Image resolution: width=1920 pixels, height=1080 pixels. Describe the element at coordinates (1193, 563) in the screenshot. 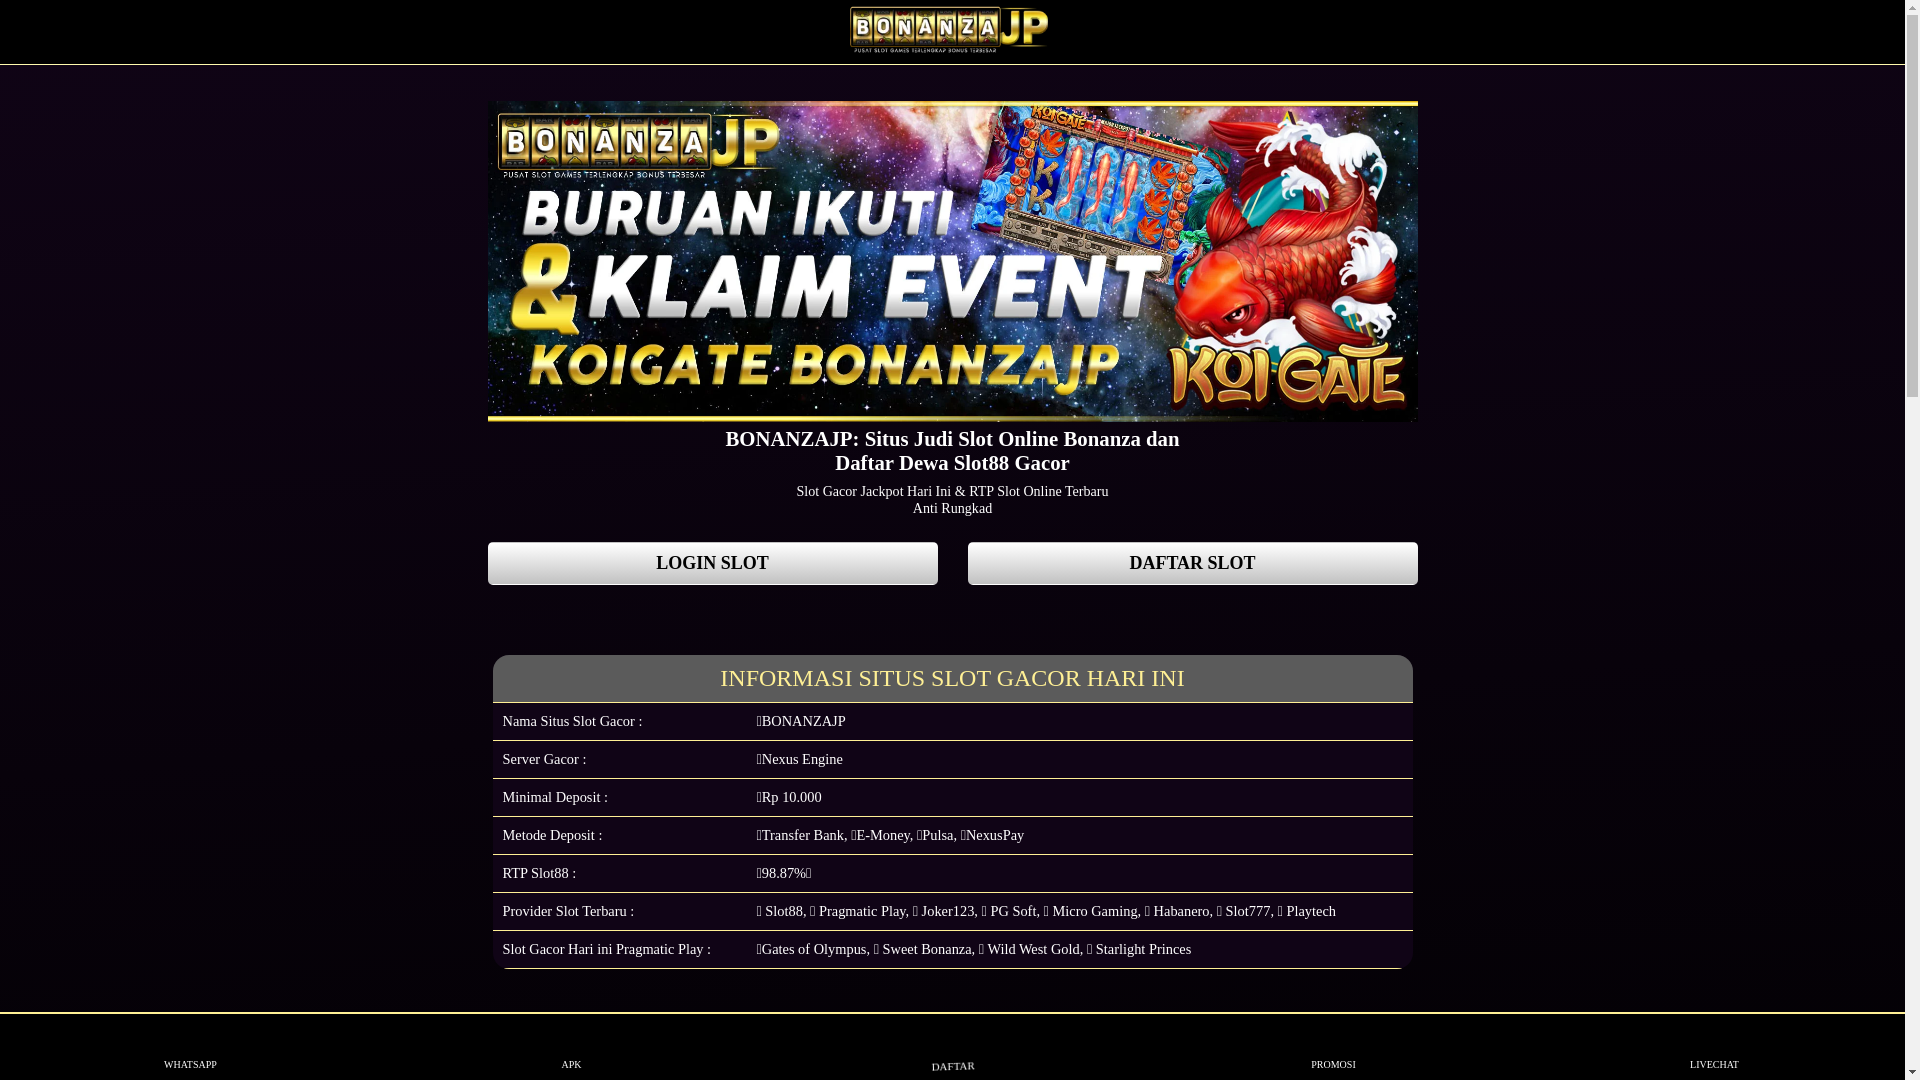

I see `'DAFTAR SLOT'` at that location.